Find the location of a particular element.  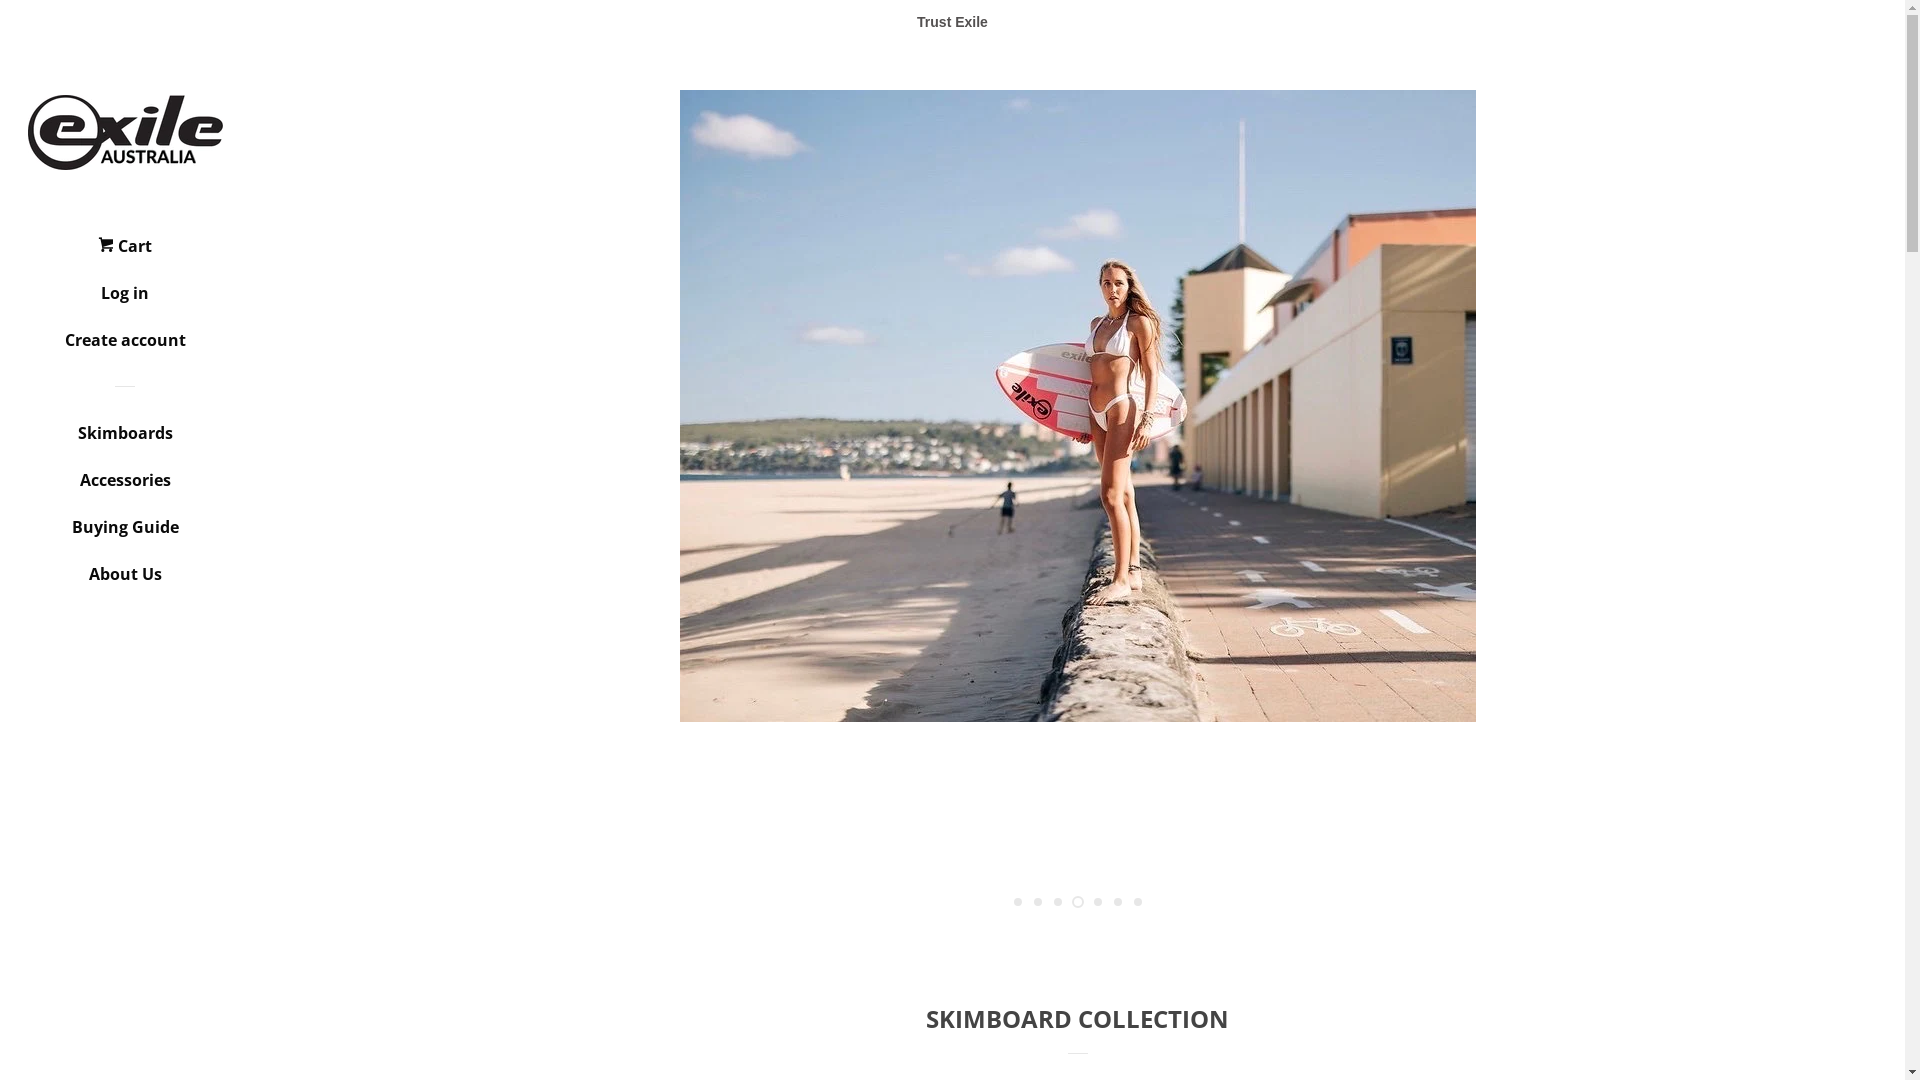

'6' is located at coordinates (1117, 902).